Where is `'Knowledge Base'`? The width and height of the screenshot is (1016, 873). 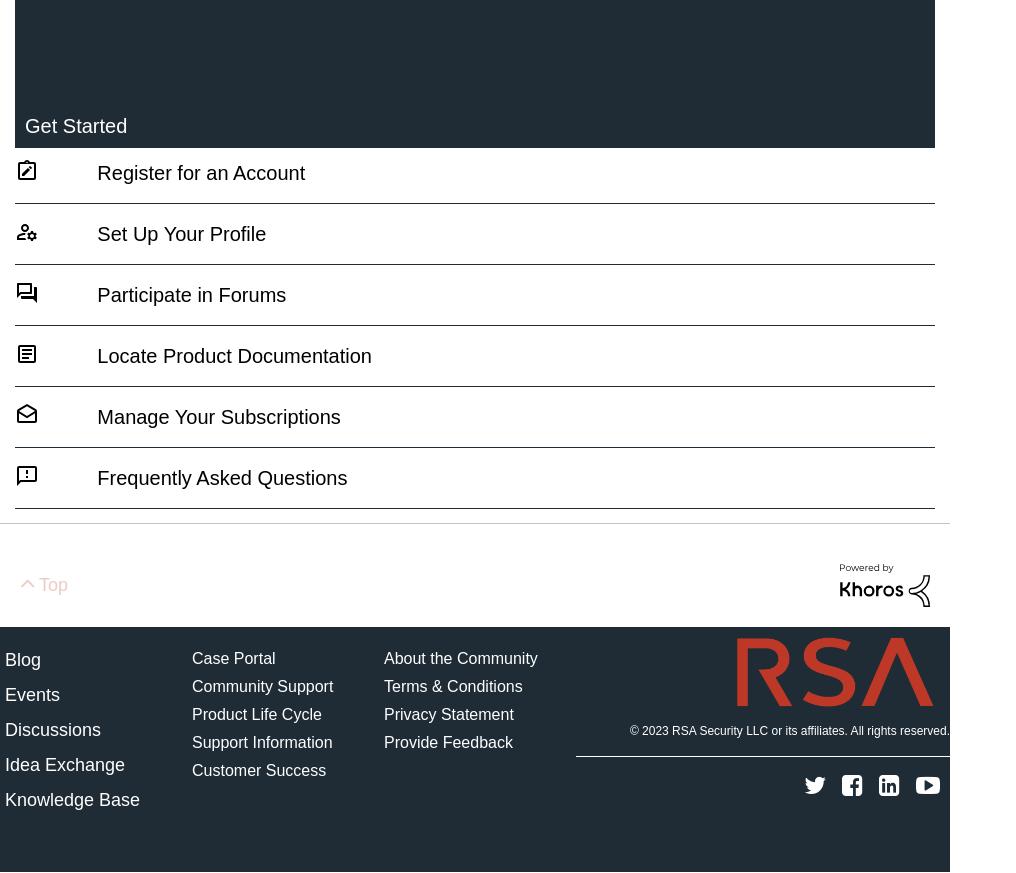 'Knowledge Base' is located at coordinates (3, 798).